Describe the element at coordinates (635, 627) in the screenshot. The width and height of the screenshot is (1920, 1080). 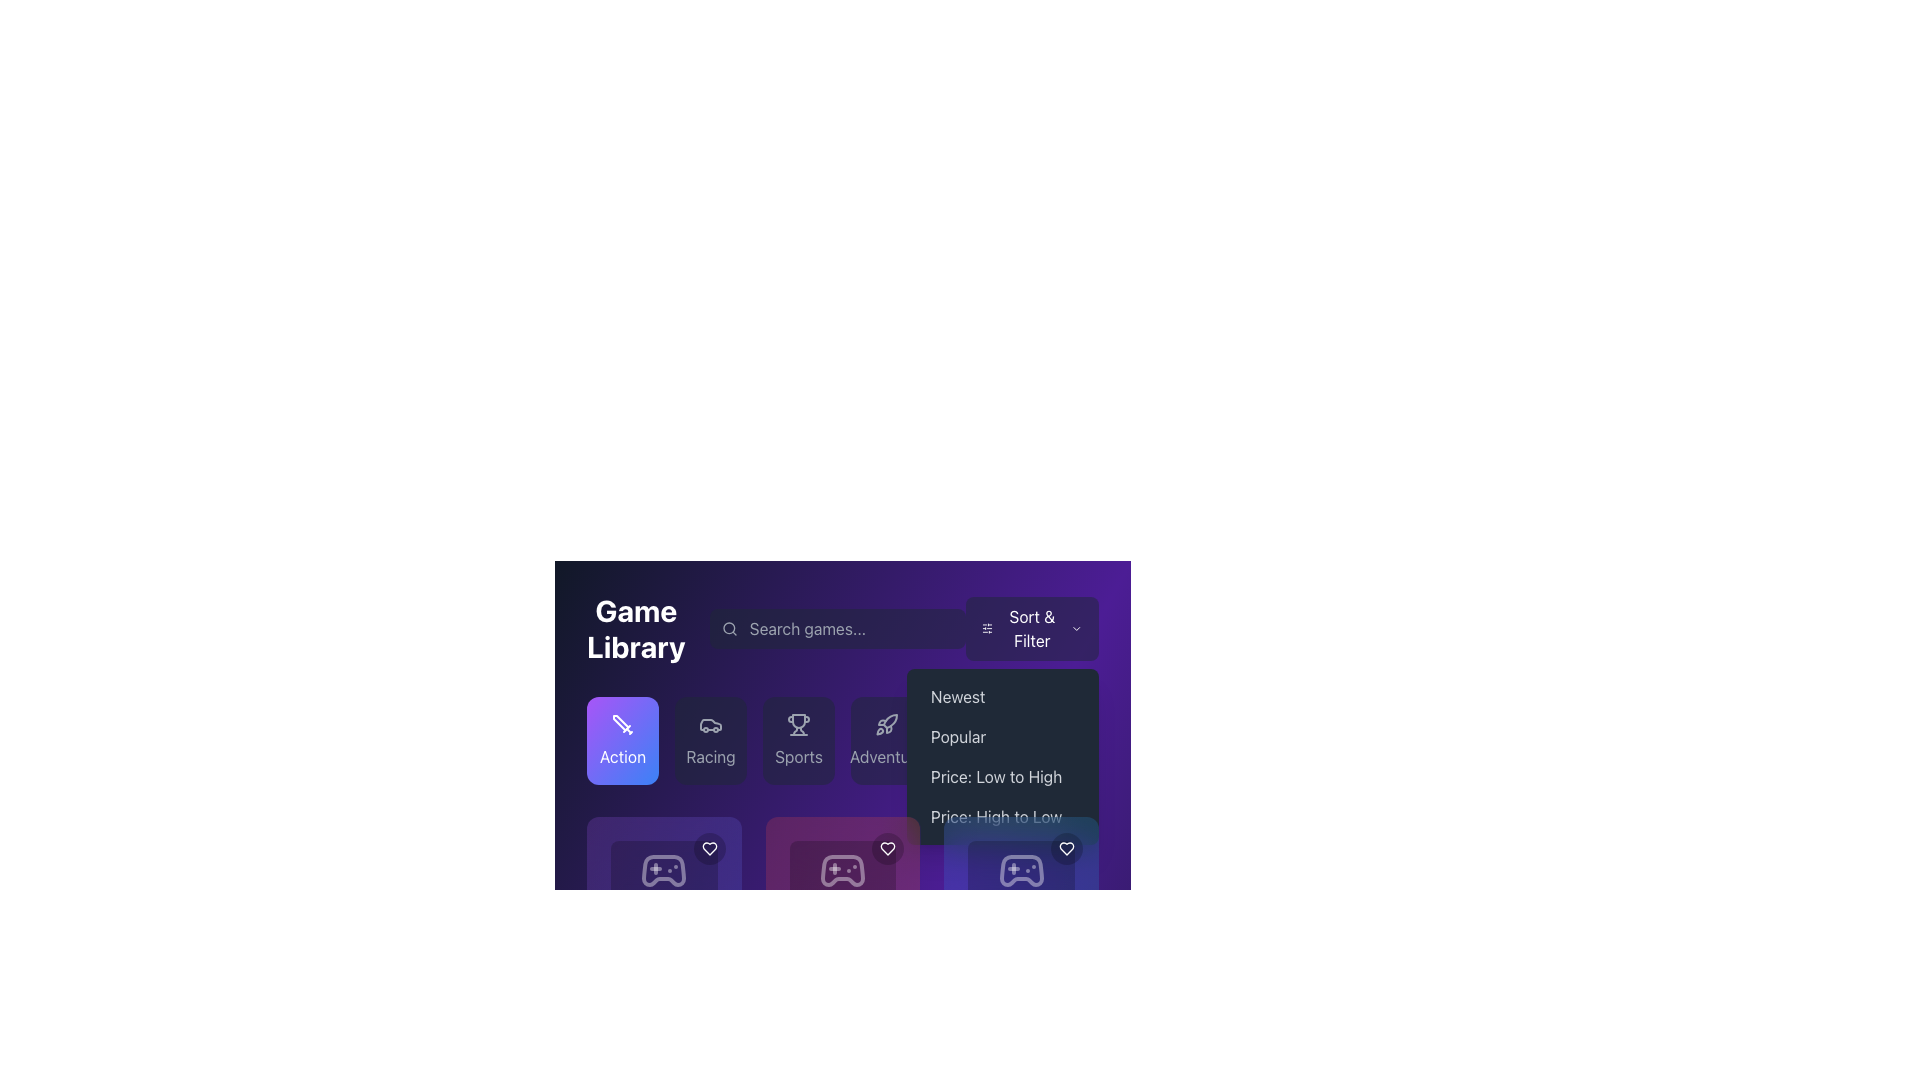
I see `the Text label indicating the 'Game Library' section, which is positioned at the top-left corner of the interface` at that location.